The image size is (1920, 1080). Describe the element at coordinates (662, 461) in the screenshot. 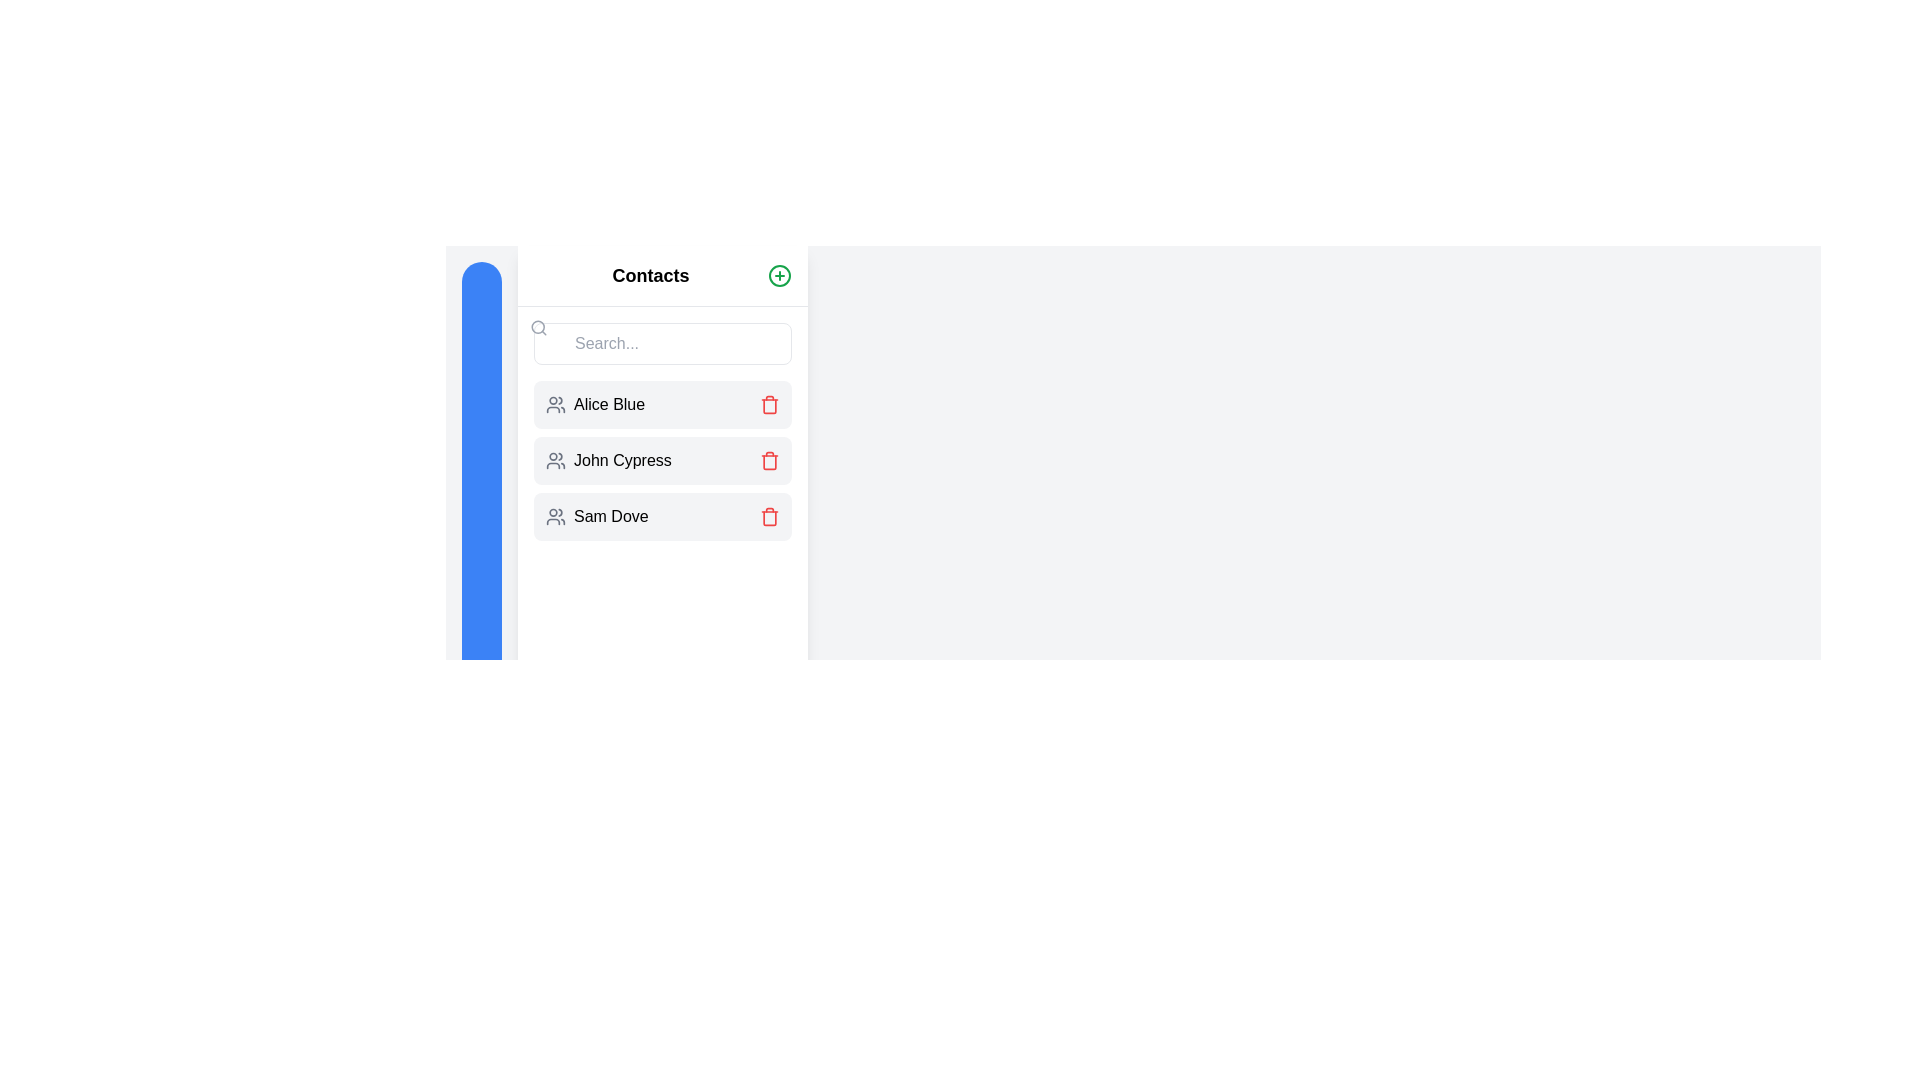

I see `the second list item representing the contact 'John Cypress'` at that location.